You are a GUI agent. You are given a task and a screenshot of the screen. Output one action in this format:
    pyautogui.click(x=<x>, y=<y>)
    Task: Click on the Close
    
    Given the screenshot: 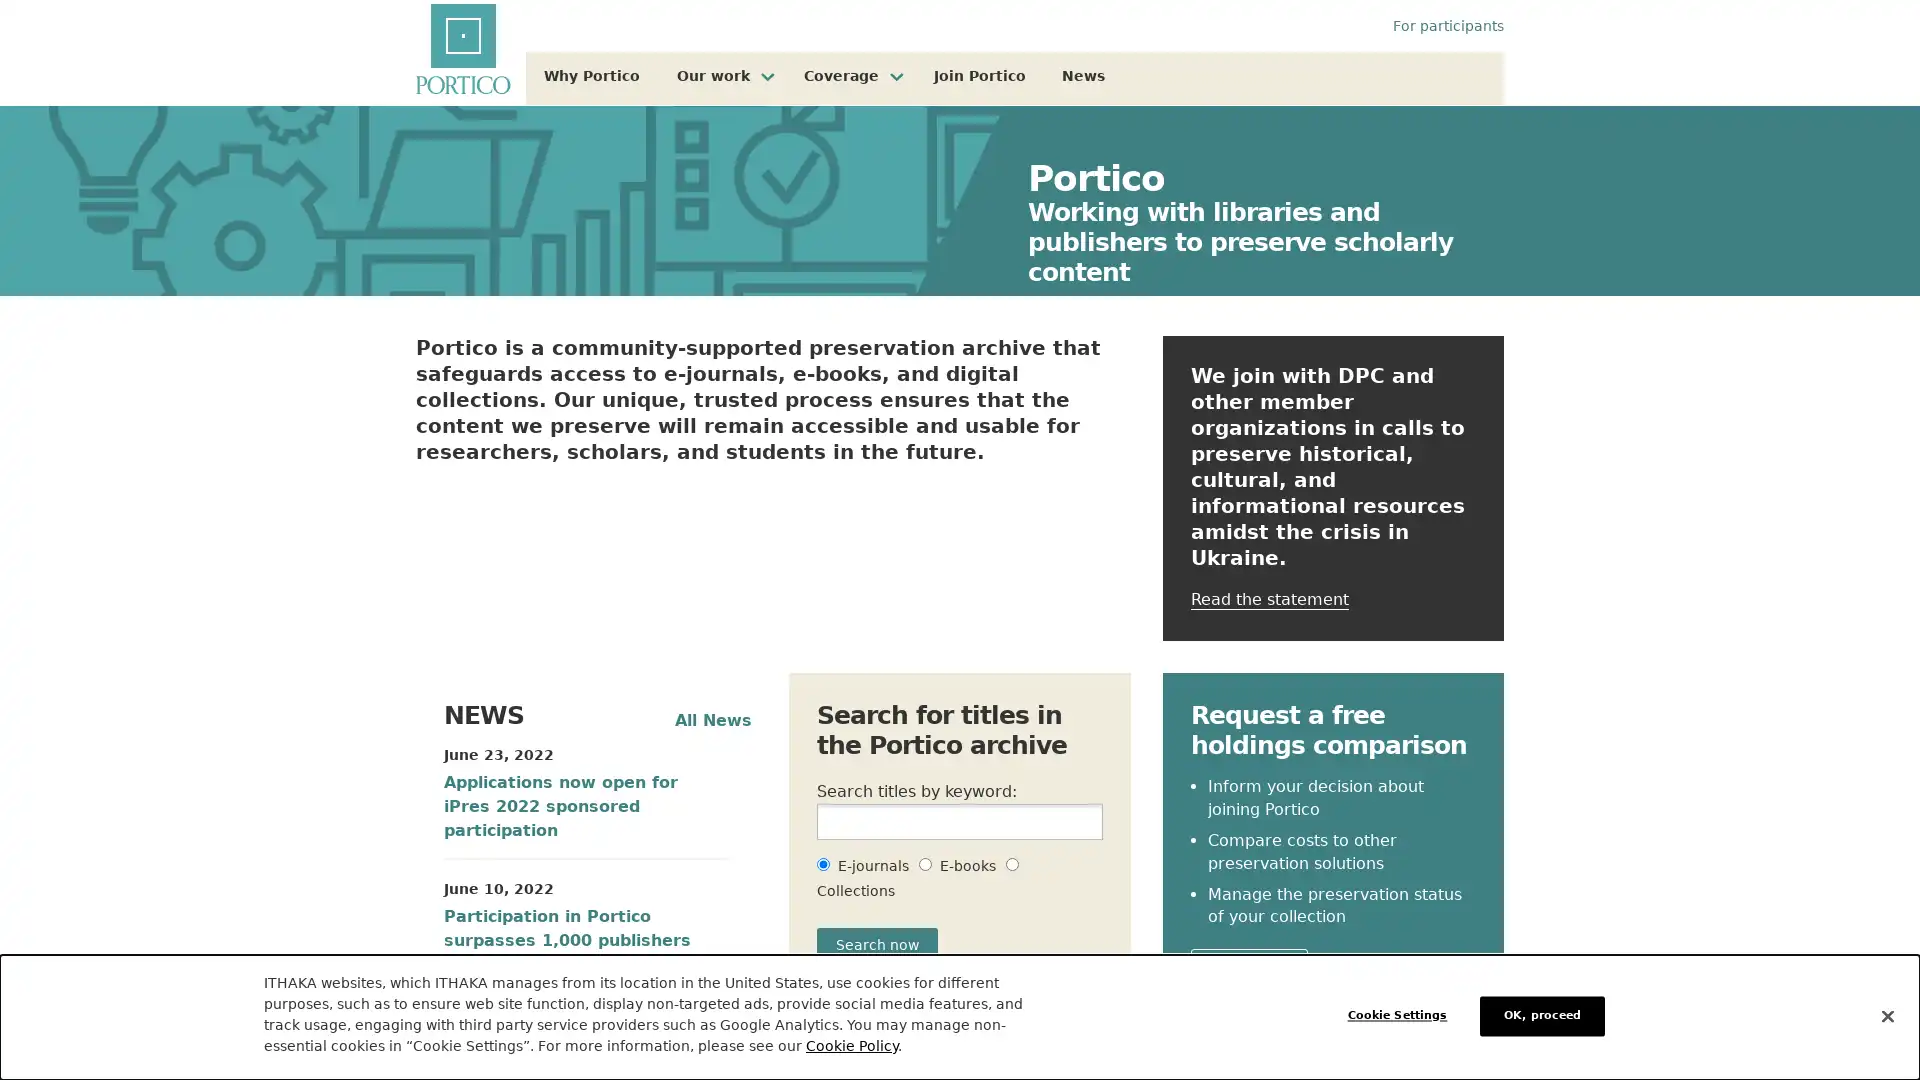 What is the action you would take?
    pyautogui.click(x=1886, y=1015)
    